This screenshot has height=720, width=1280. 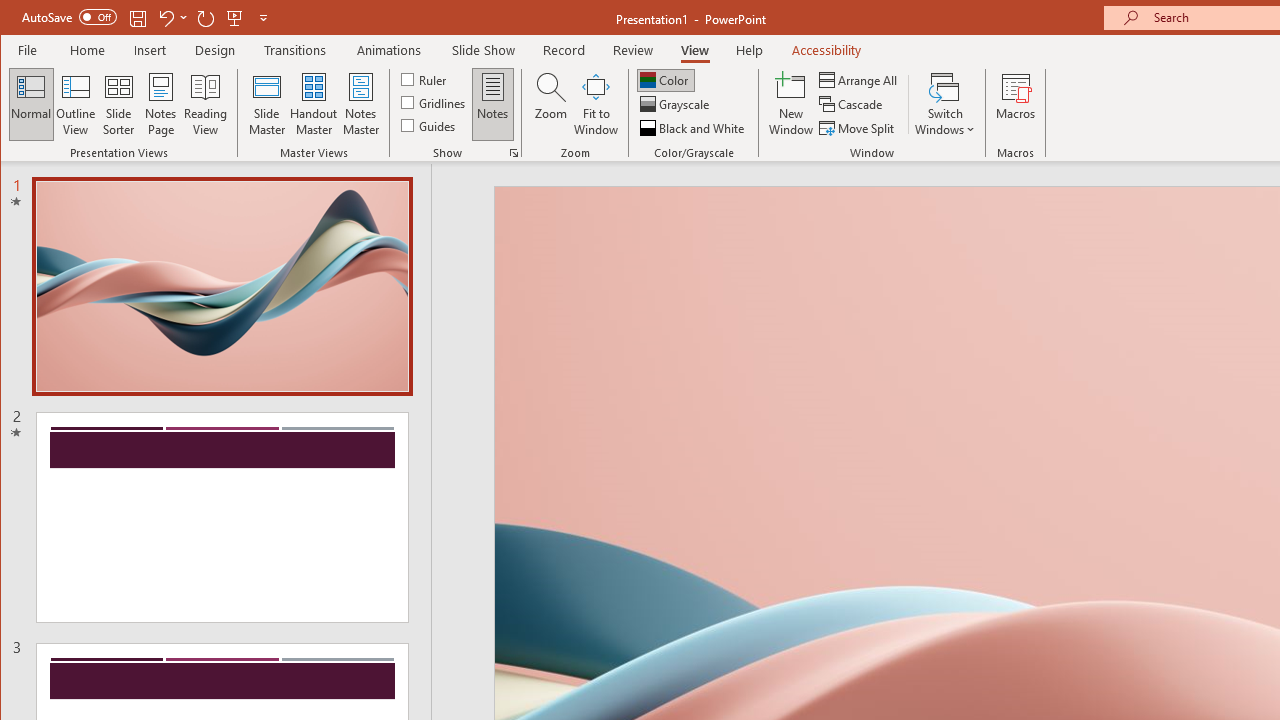 I want to click on 'Notes Master', so click(x=360, y=104).